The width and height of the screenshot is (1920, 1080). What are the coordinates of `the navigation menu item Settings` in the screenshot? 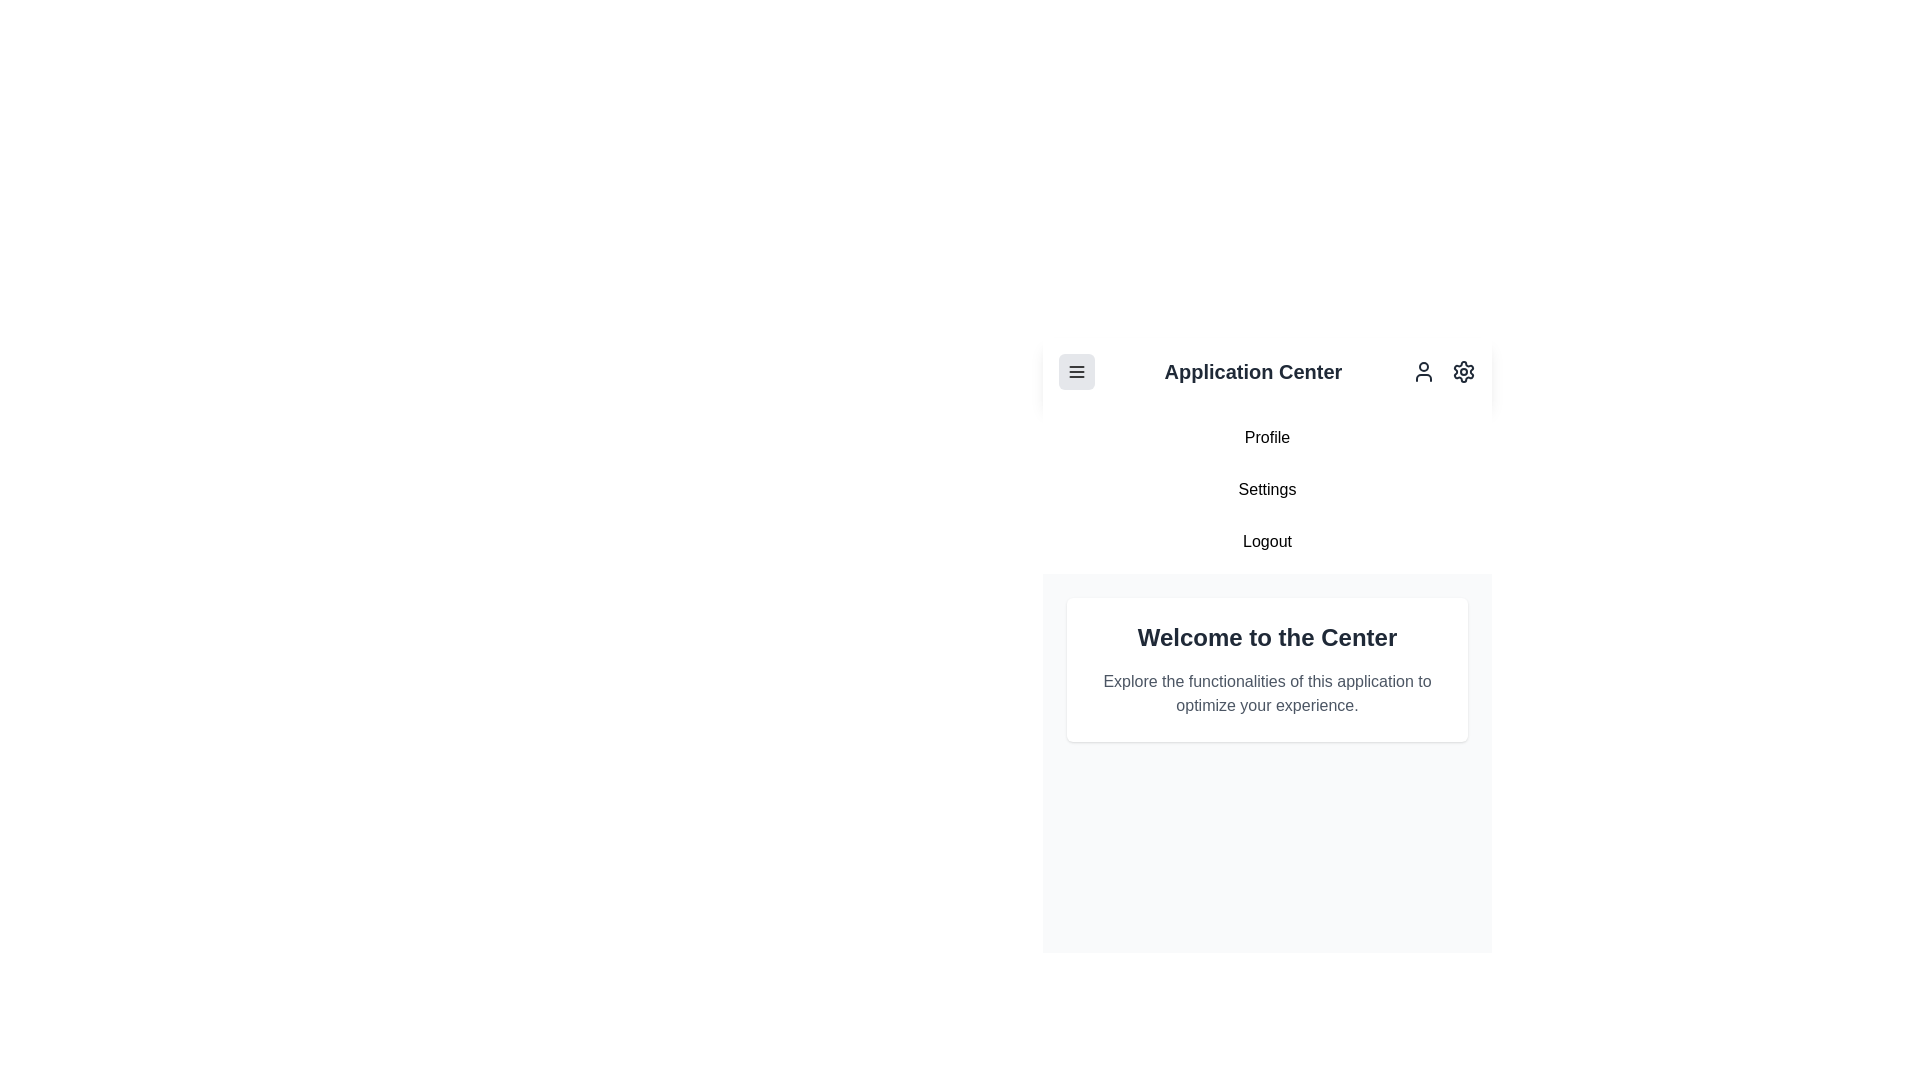 It's located at (1266, 489).